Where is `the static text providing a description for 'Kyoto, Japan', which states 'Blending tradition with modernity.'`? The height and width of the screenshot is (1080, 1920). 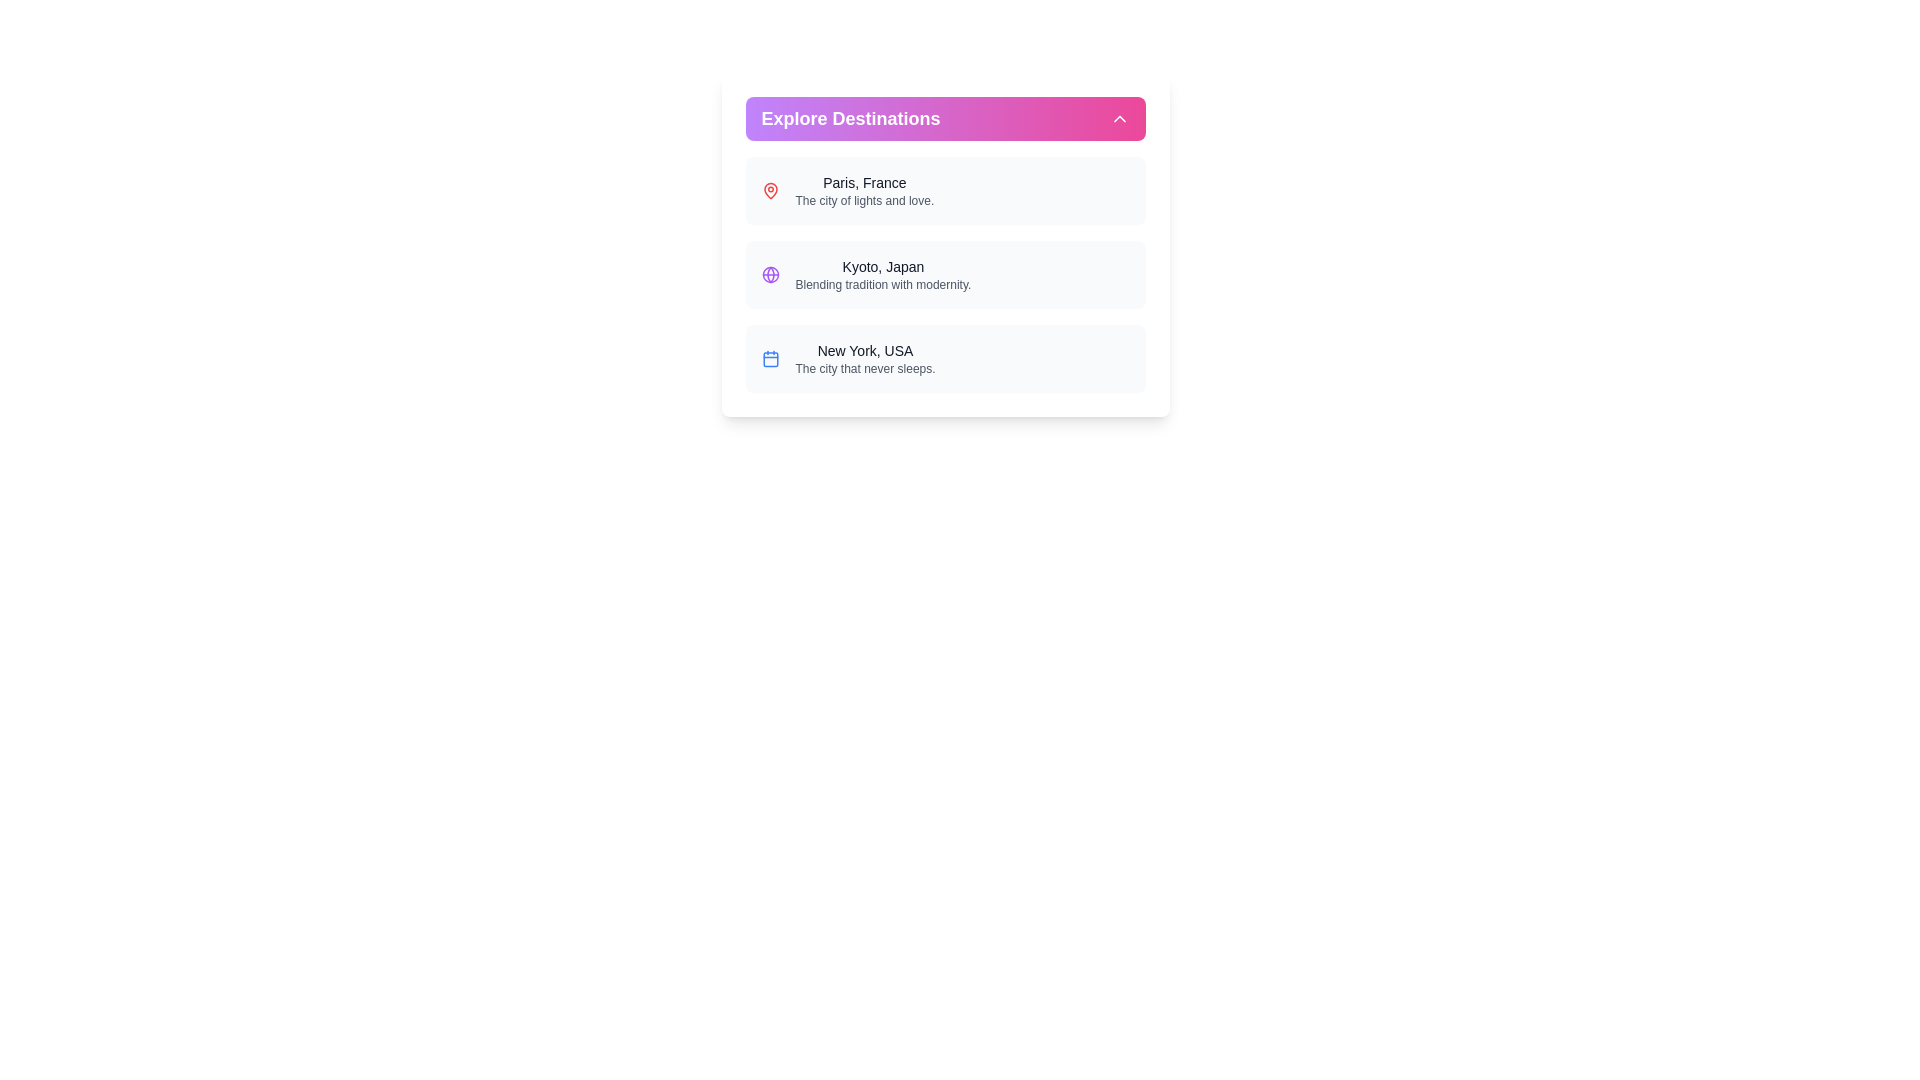 the static text providing a description for 'Kyoto, Japan', which states 'Blending tradition with modernity.' is located at coordinates (882, 285).